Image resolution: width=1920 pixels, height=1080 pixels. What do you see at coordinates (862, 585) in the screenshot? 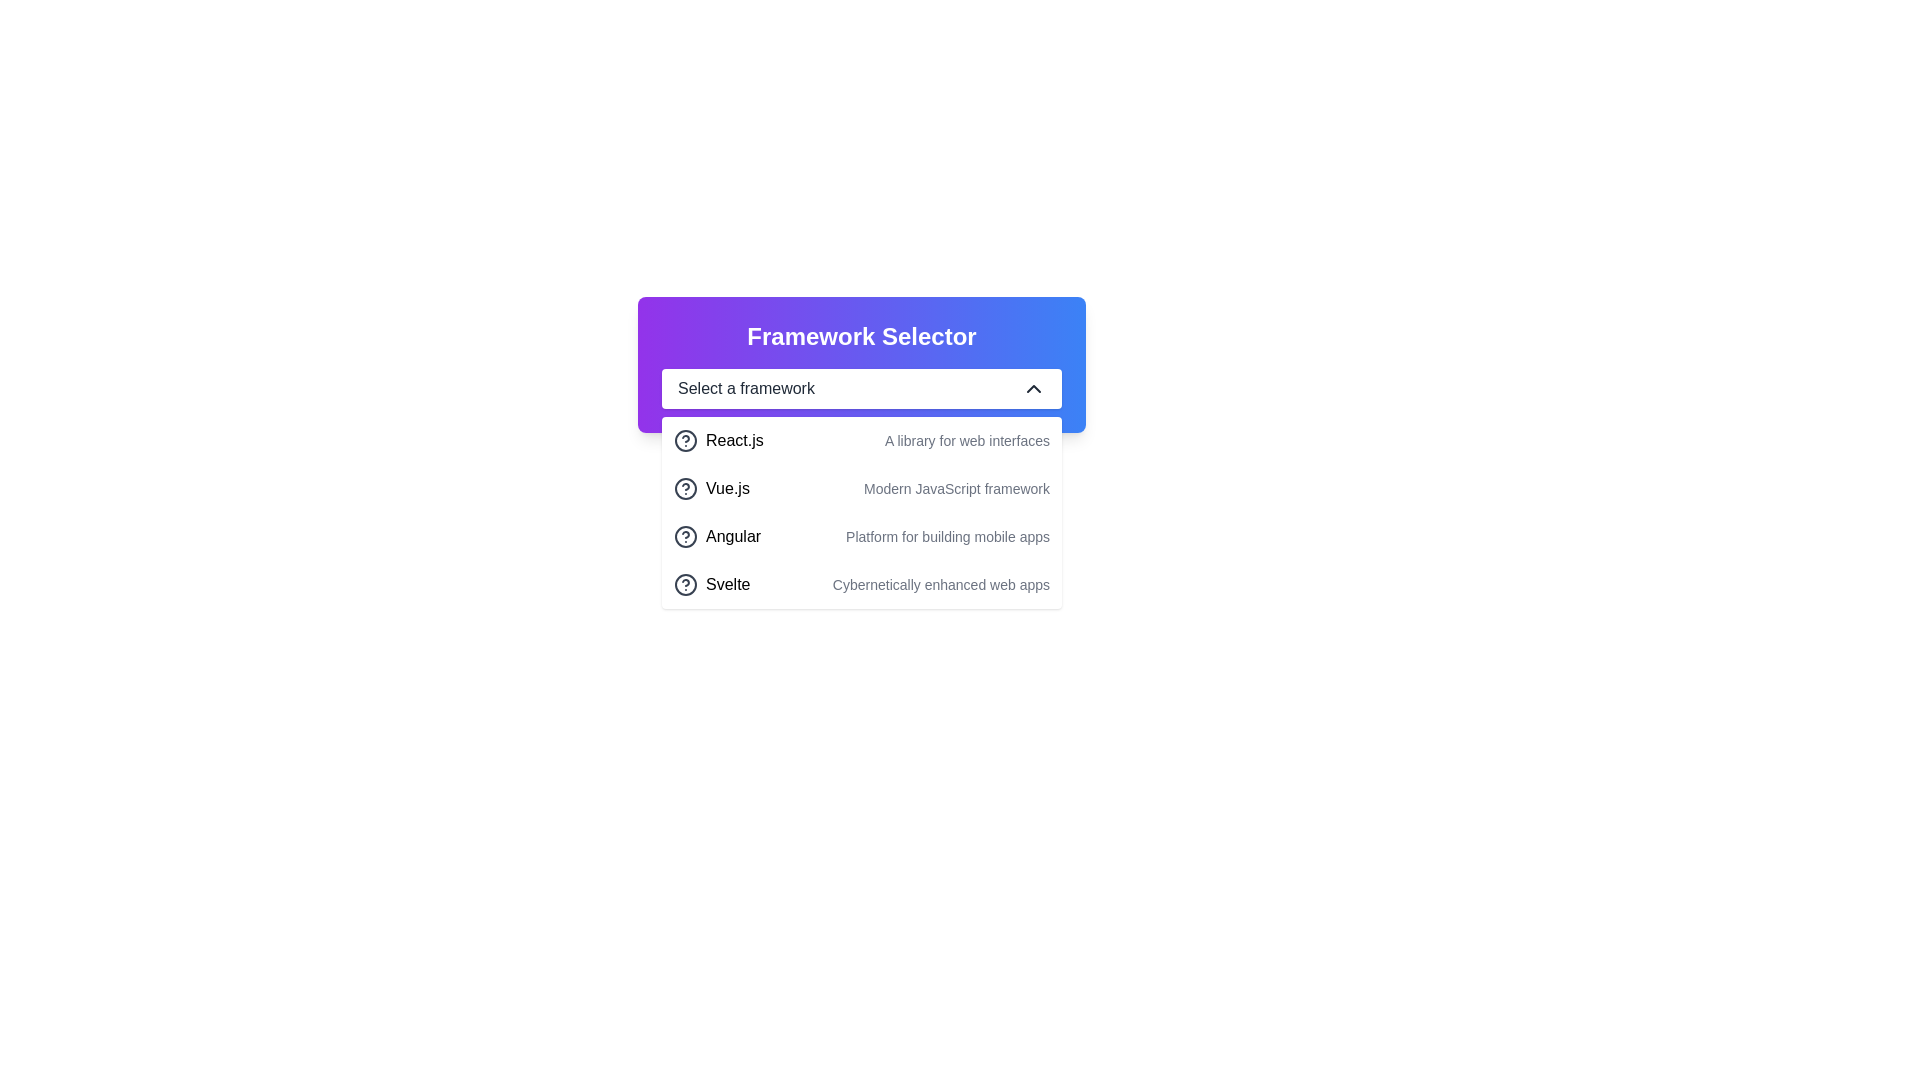
I see `the 'Svelte' option in the dropdown menu located below 'Angular', 'Vue.js', and 'React.js'` at bounding box center [862, 585].